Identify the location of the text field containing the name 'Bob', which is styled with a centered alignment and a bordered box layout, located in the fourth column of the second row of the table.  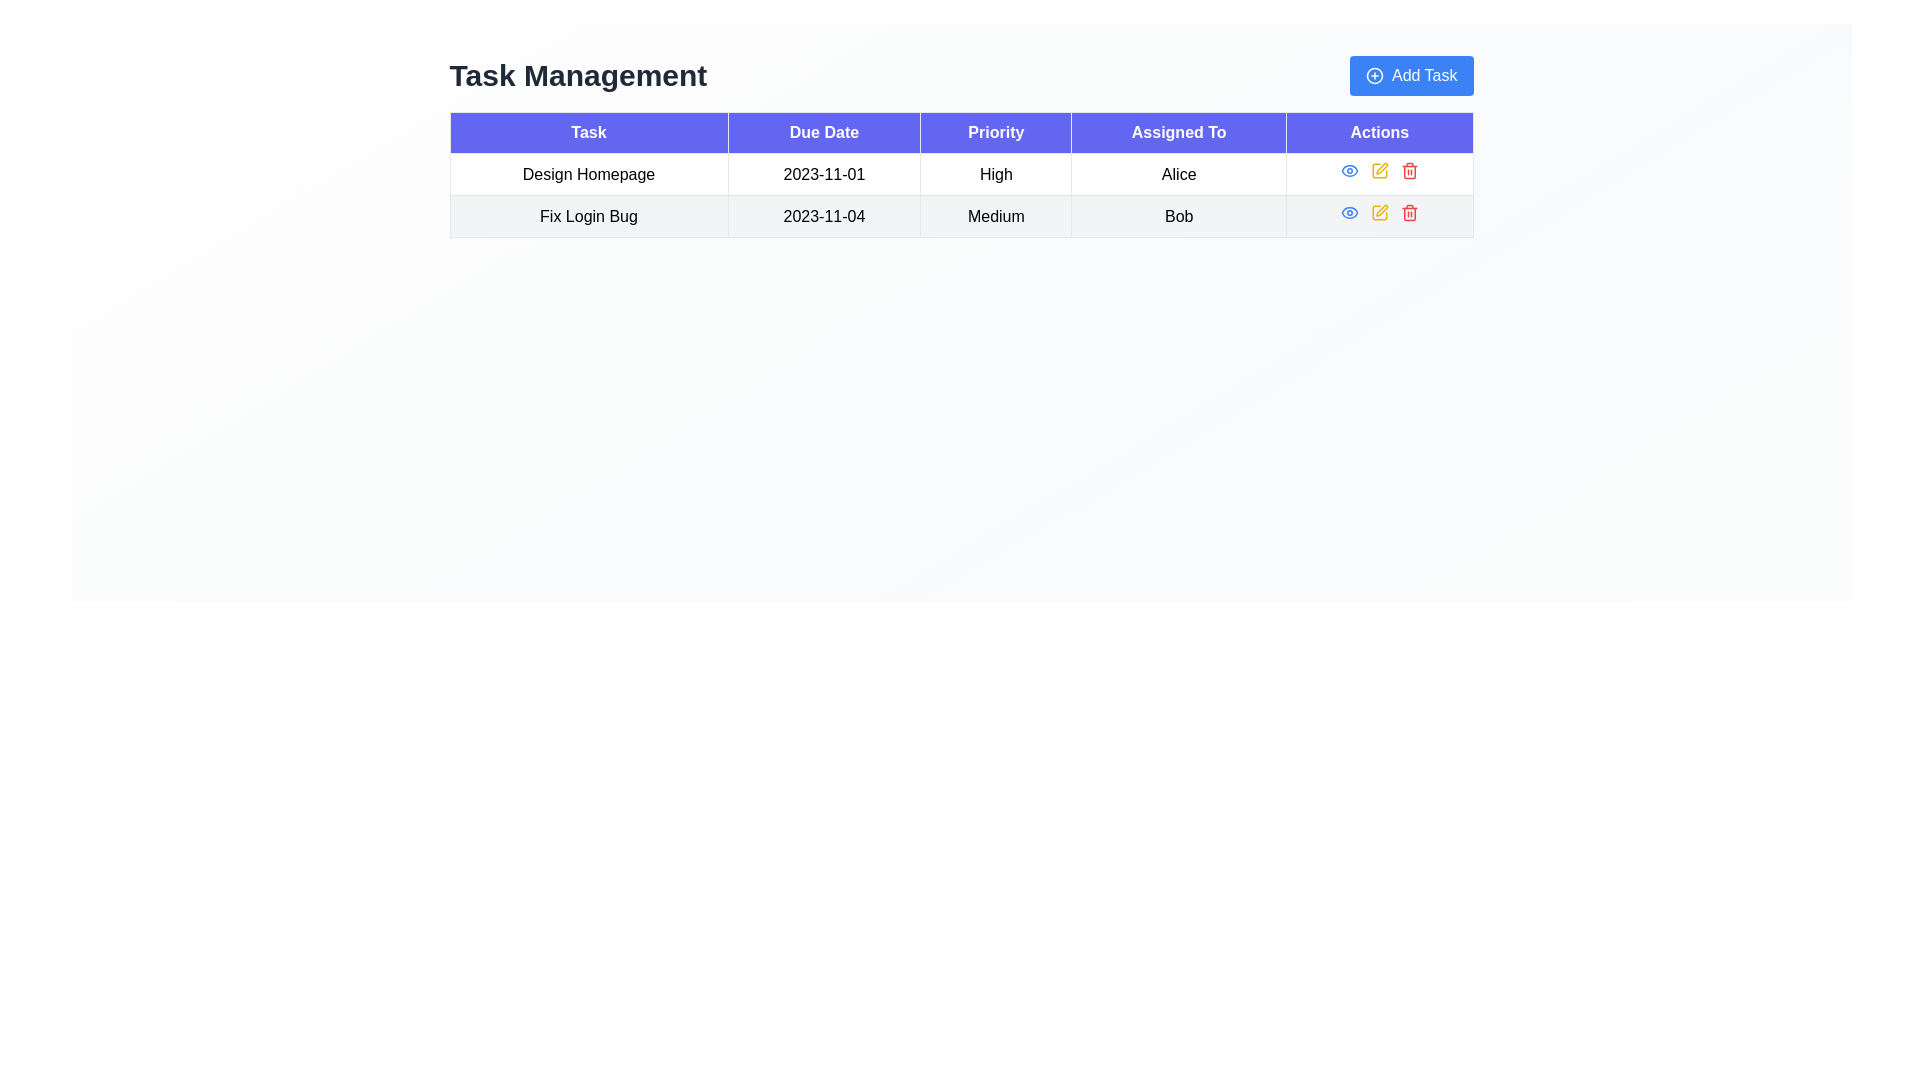
(1179, 216).